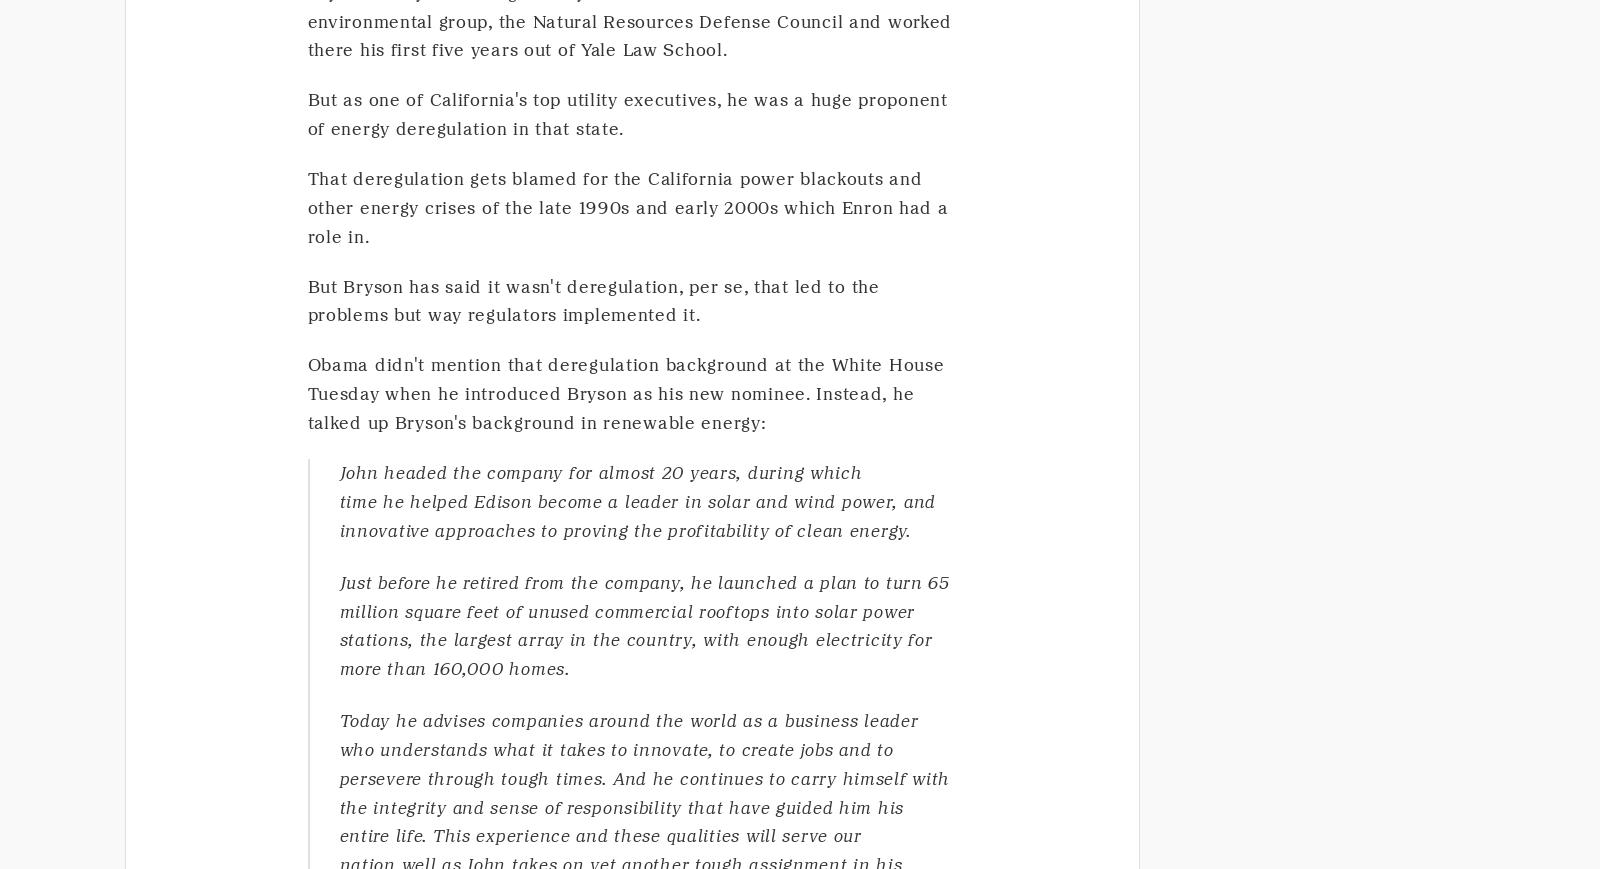 The width and height of the screenshot is (1600, 869). What do you see at coordinates (339, 750) in the screenshot?
I see `'who understands what it takes to innovate, to create jobs and to'` at bounding box center [339, 750].